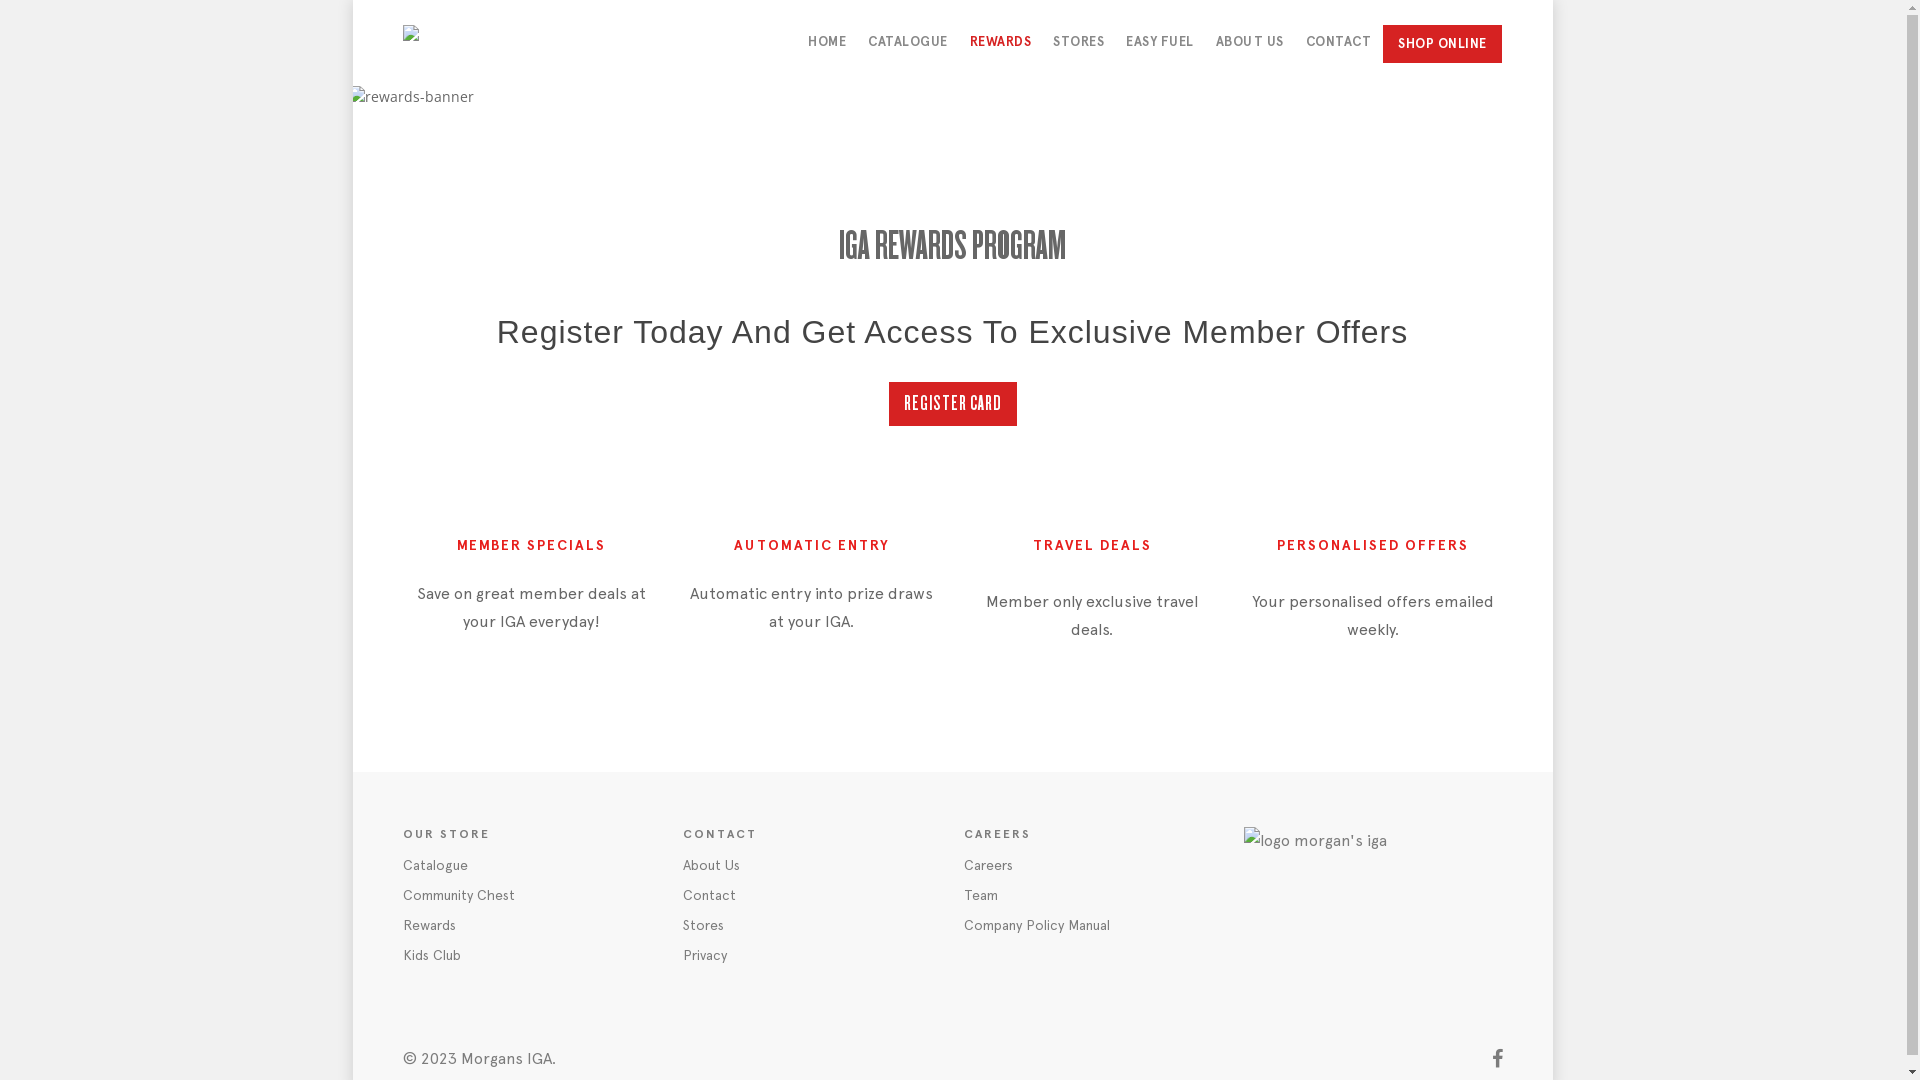 The image size is (1920, 1080). I want to click on 'SHOP ONLINE', so click(1442, 43).